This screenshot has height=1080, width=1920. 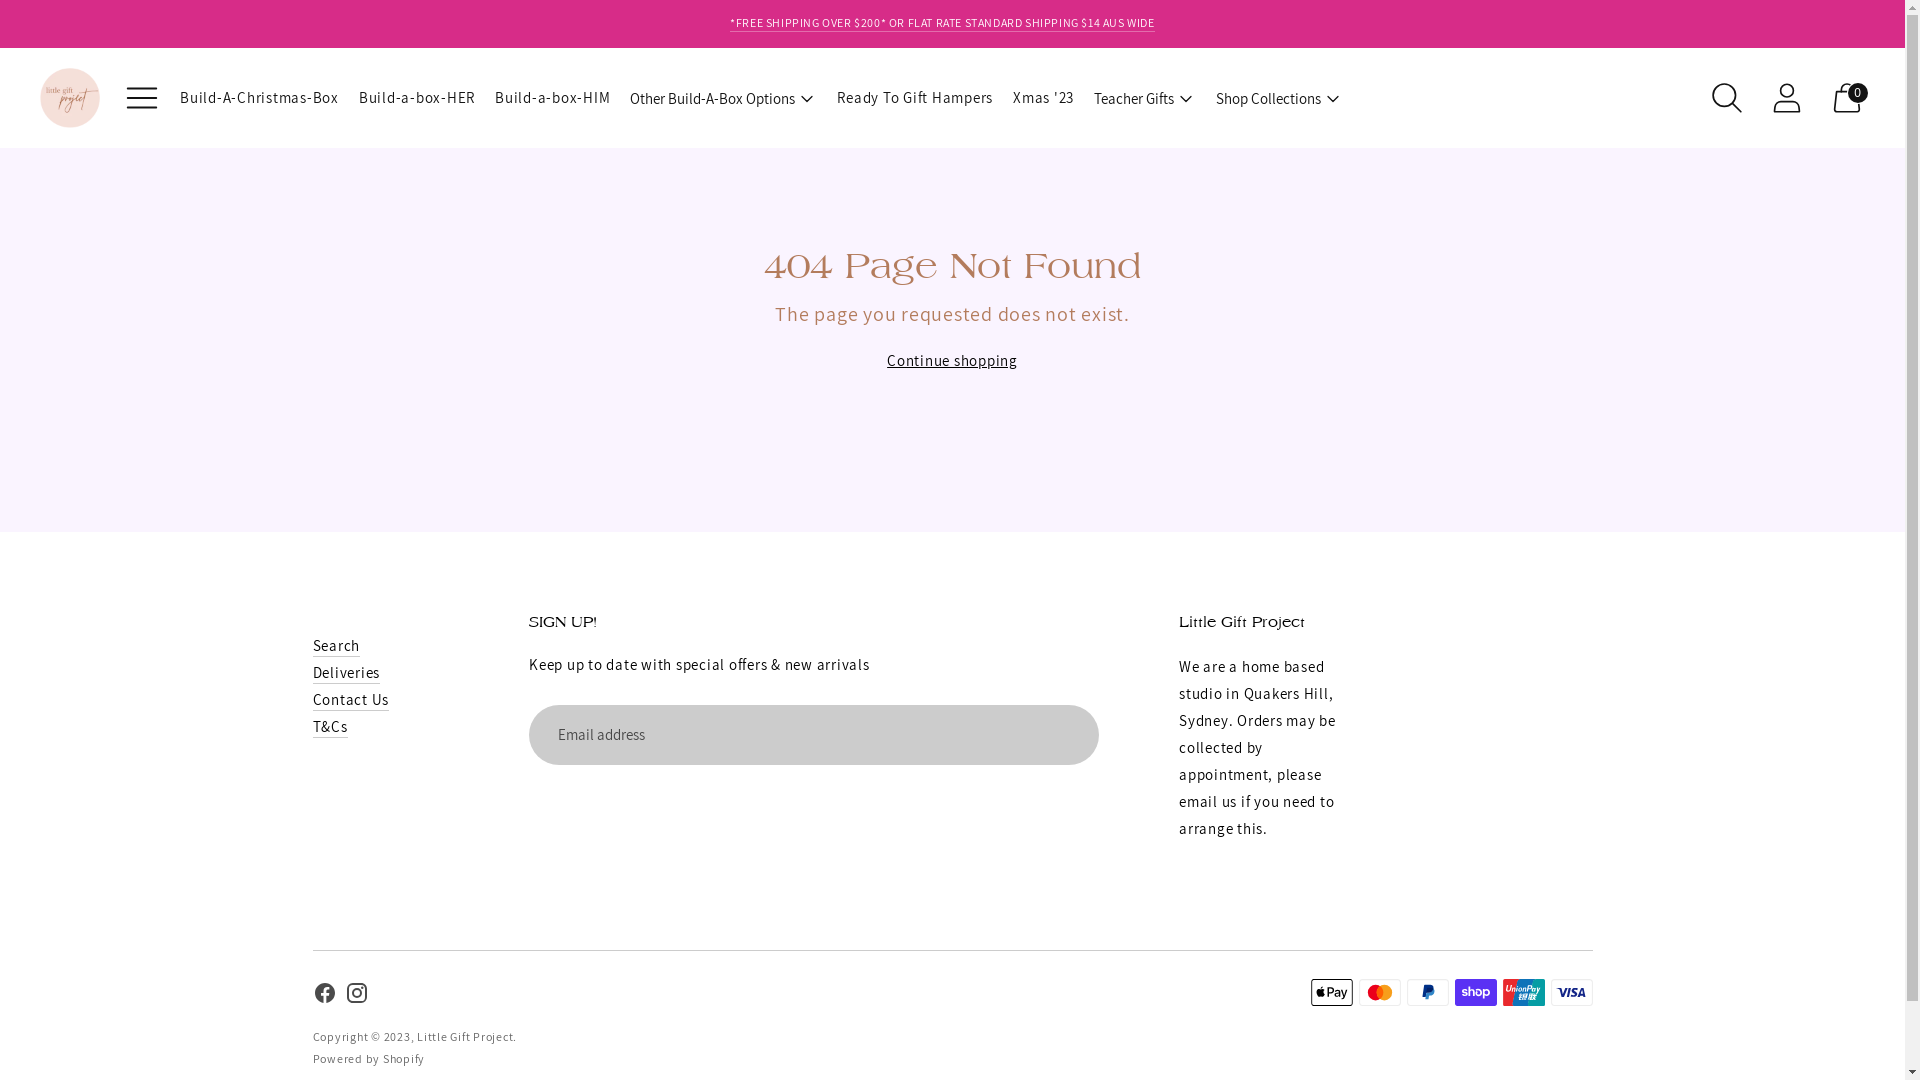 What do you see at coordinates (311, 698) in the screenshot?
I see `'Contact Us'` at bounding box center [311, 698].